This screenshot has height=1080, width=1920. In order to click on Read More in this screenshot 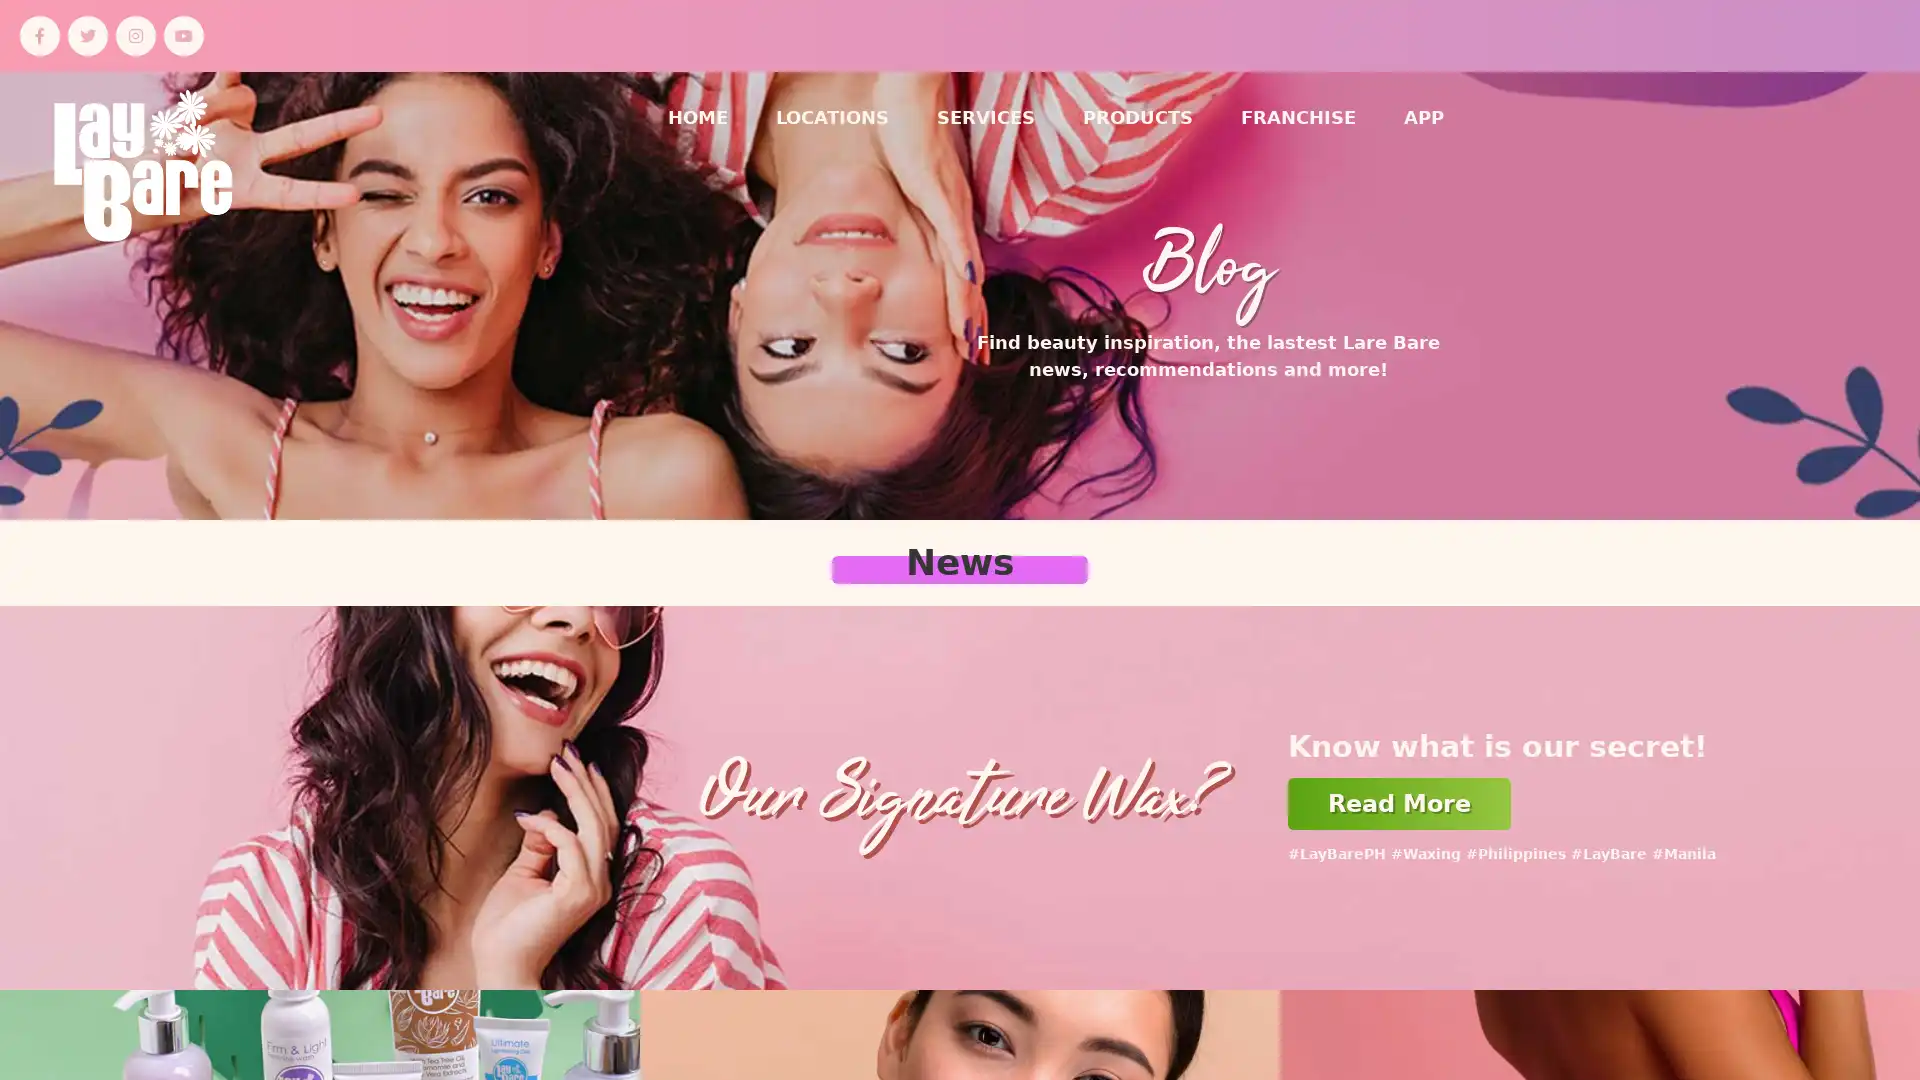, I will do `click(1398, 802)`.